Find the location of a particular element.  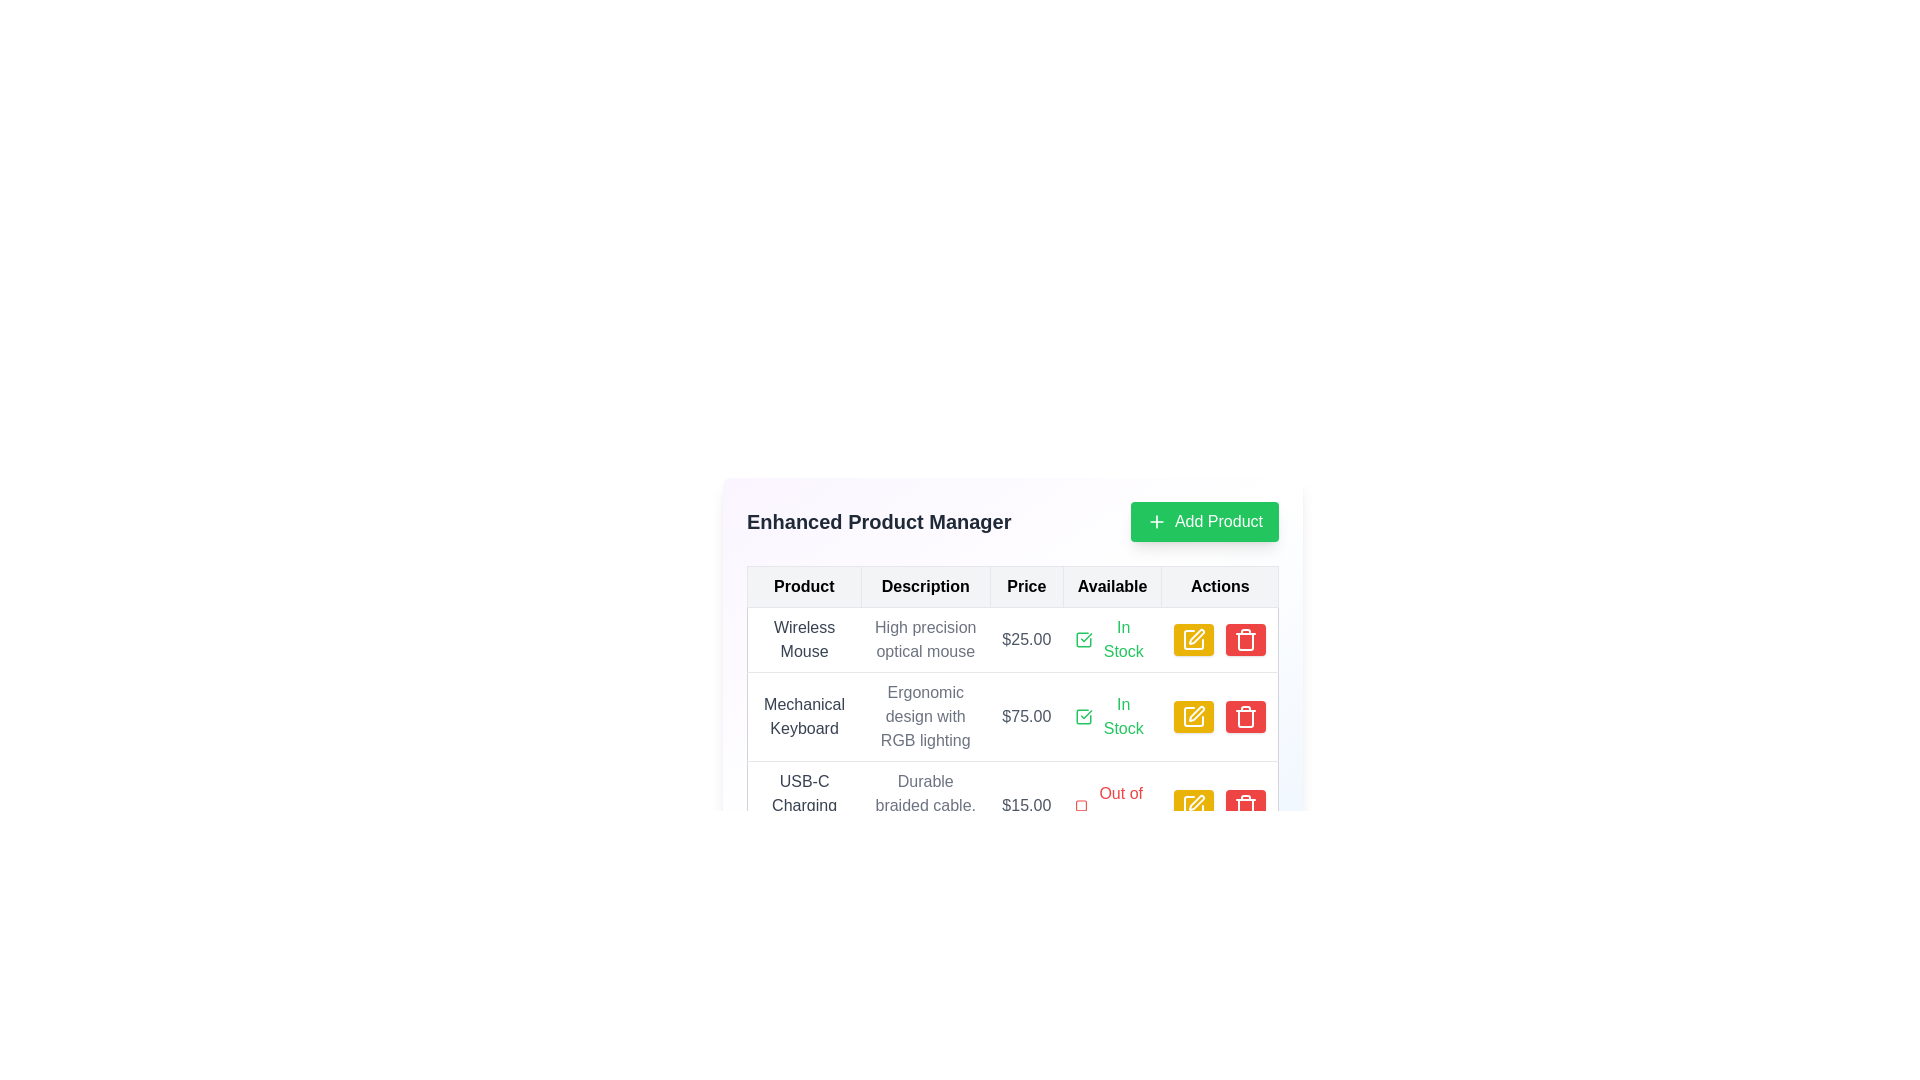

the delete button icon located in the Actions column of the first product's row is located at coordinates (1244, 716).